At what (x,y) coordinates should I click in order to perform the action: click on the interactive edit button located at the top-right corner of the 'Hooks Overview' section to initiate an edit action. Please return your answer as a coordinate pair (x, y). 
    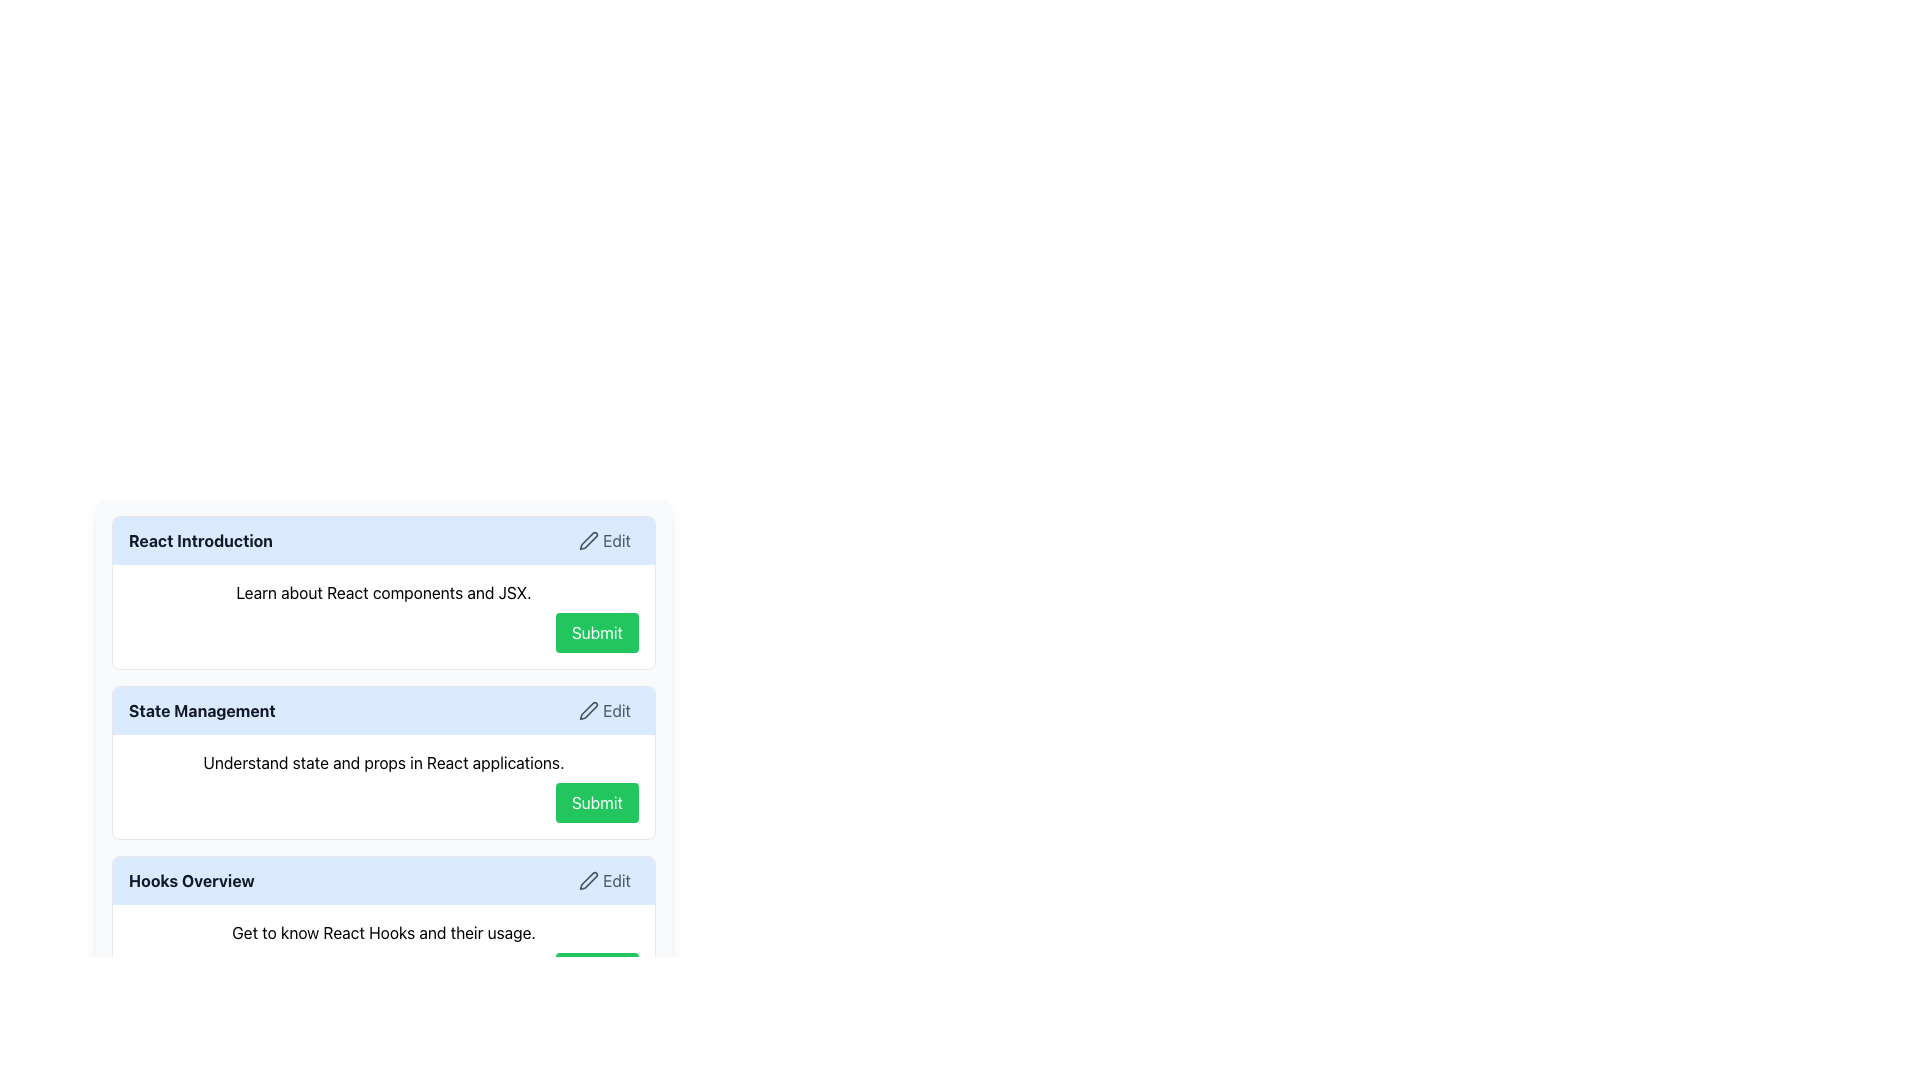
    Looking at the image, I should click on (603, 879).